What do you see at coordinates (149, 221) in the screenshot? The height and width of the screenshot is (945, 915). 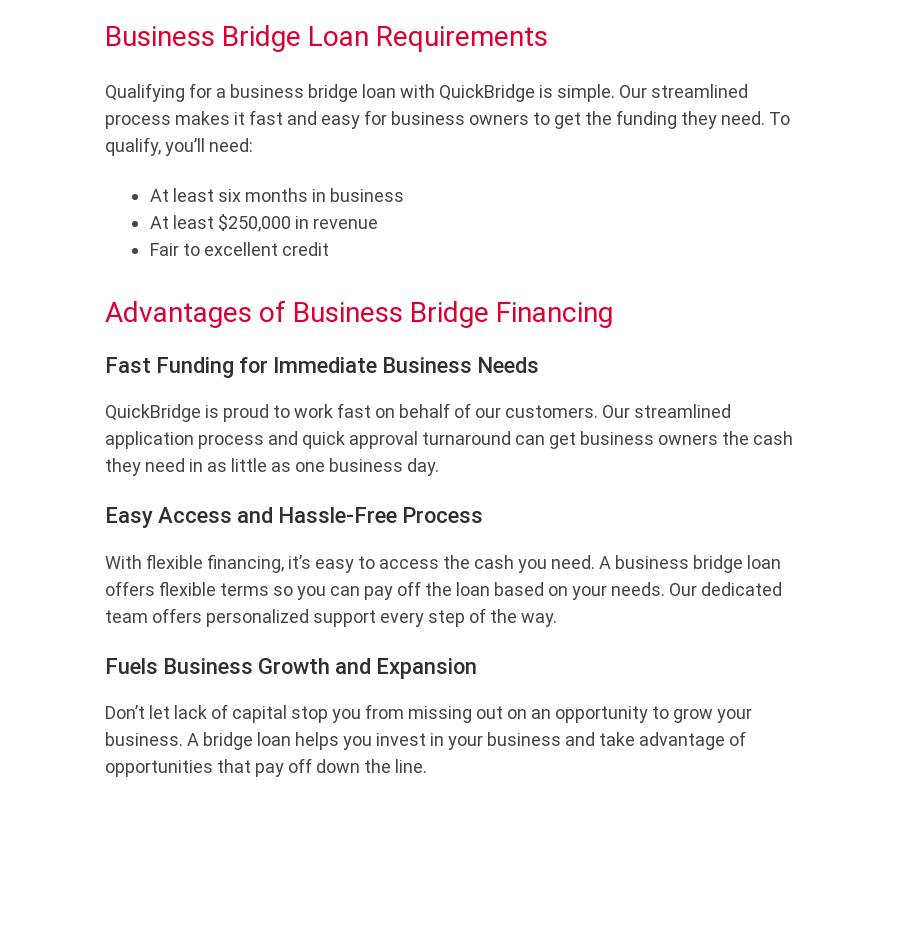 I see `'At least $250,000 in revenue'` at bounding box center [149, 221].